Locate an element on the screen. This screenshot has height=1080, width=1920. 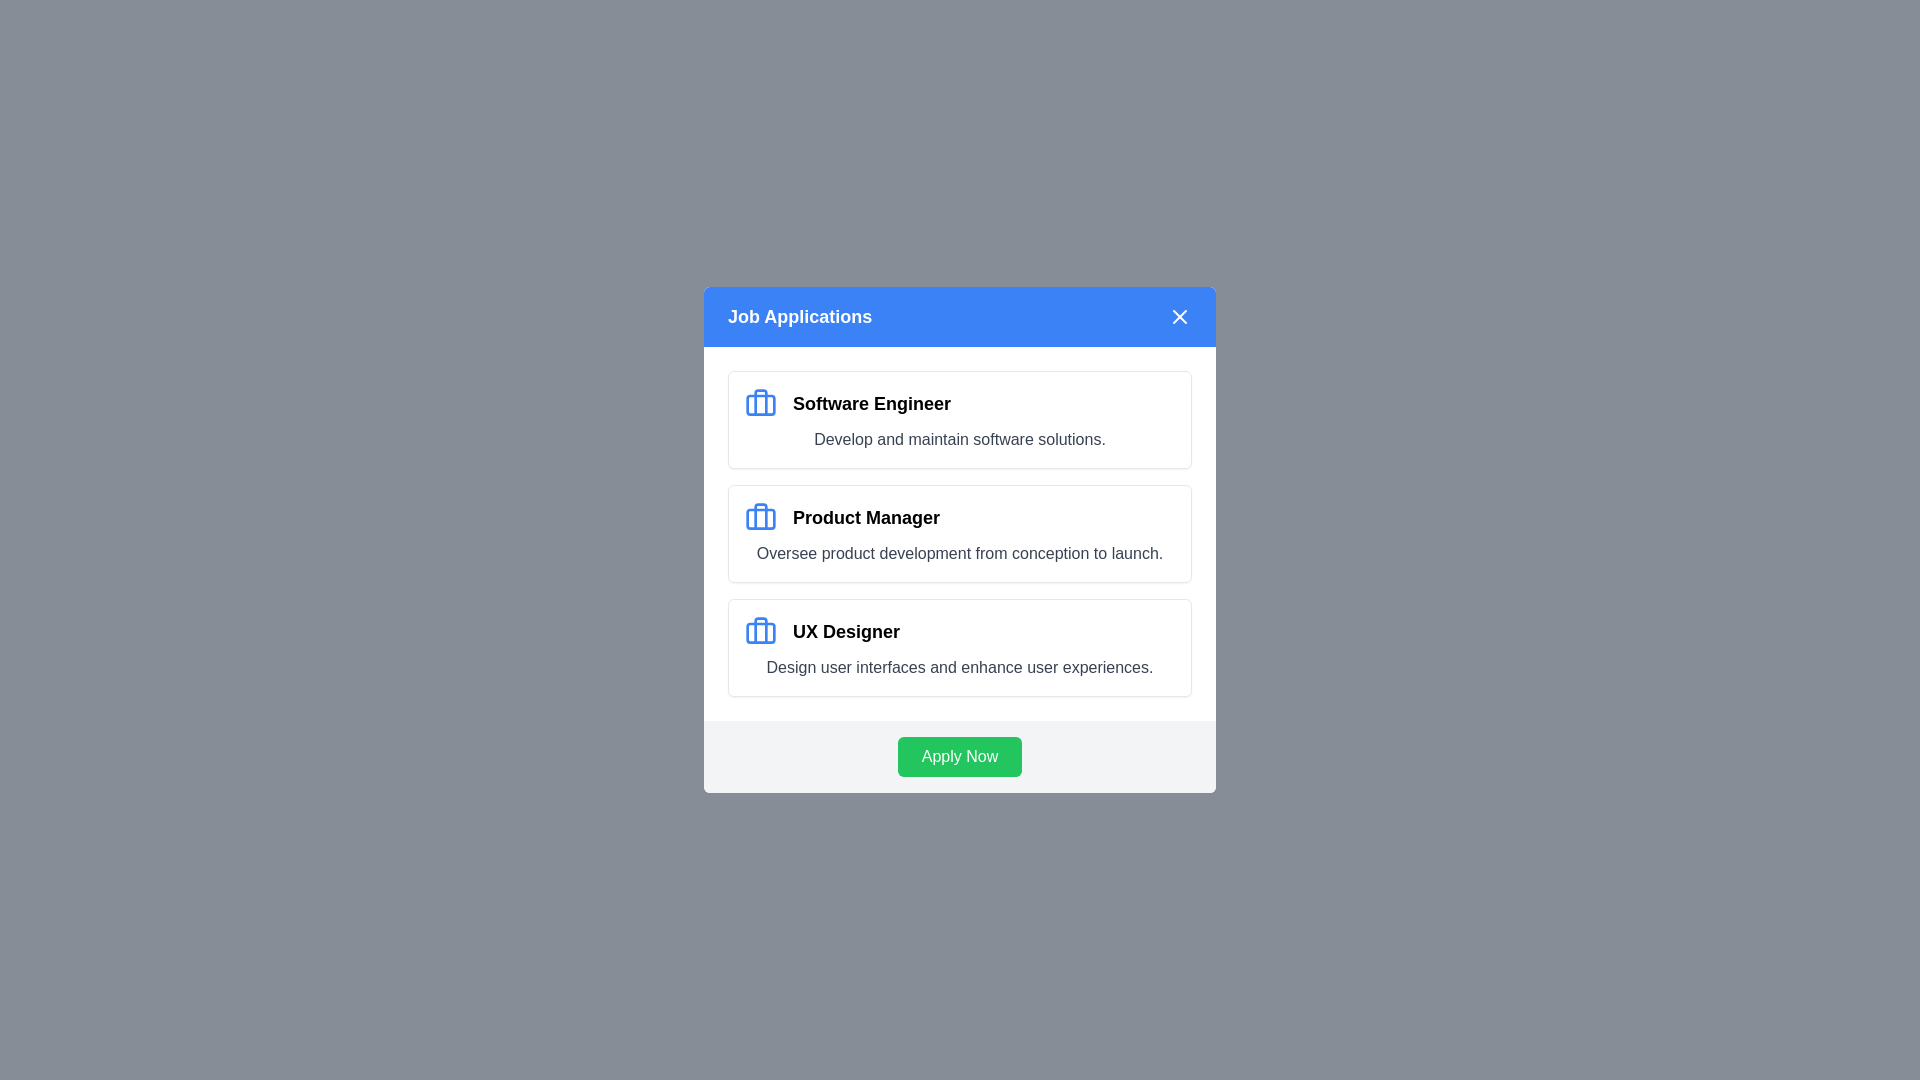
the 'Product Manager' job title label in the second card of the job list in the modal, which is positioned below 'Software Engineer' and above 'UX Designer' is located at coordinates (866, 516).